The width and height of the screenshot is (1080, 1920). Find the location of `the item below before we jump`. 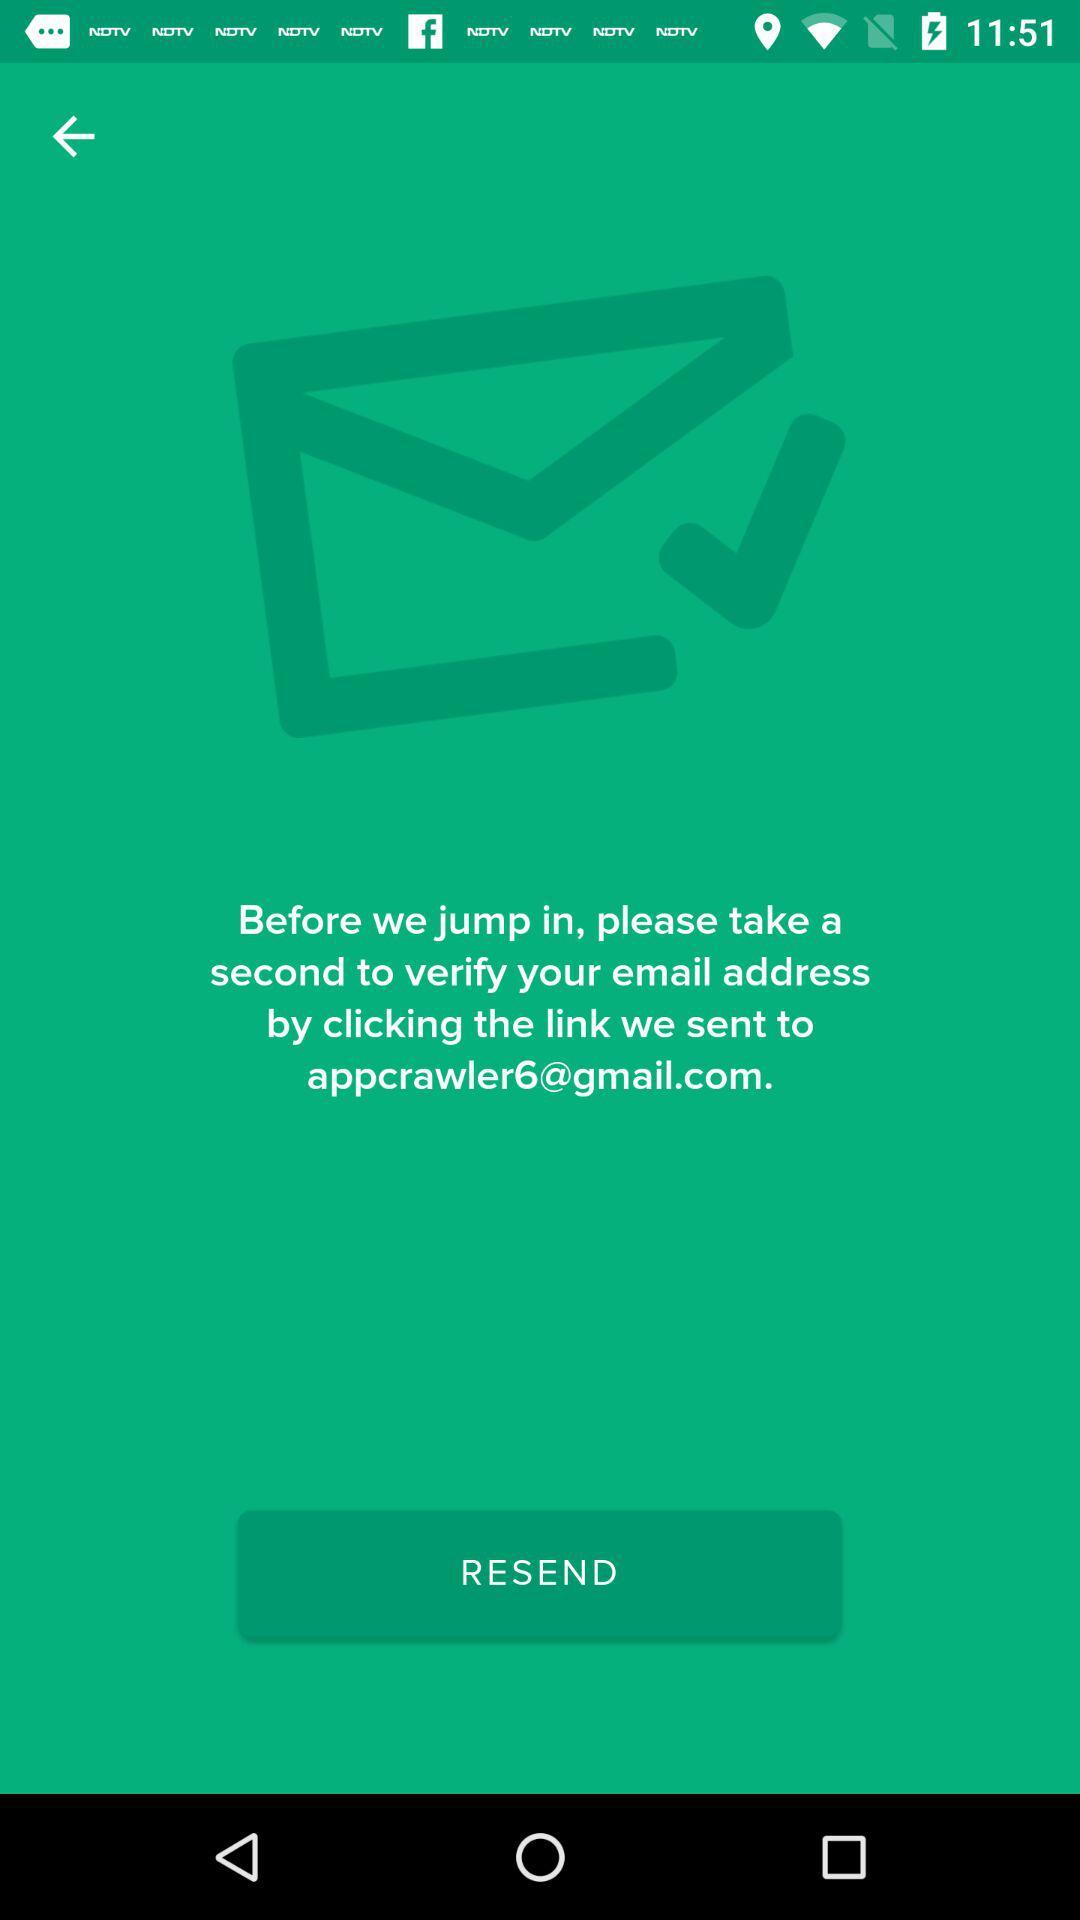

the item below before we jump is located at coordinates (538, 1572).